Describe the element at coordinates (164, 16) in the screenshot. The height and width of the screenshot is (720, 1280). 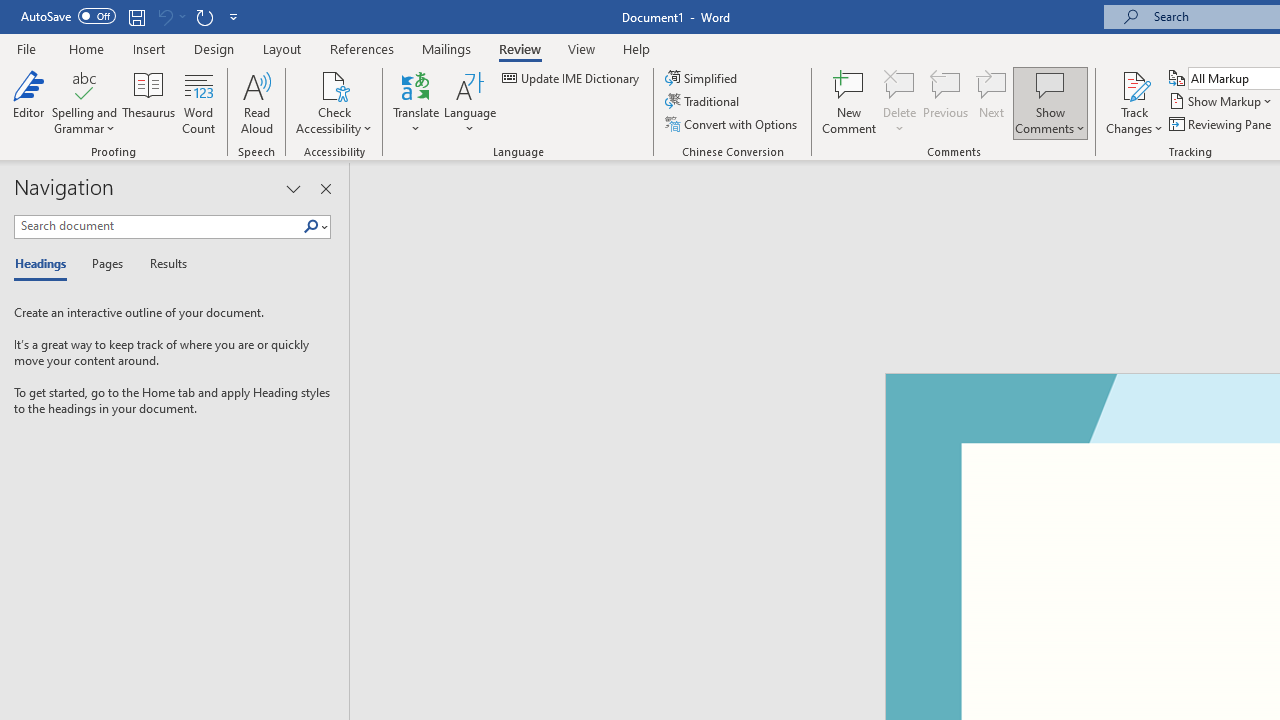
I see `'Can'` at that location.